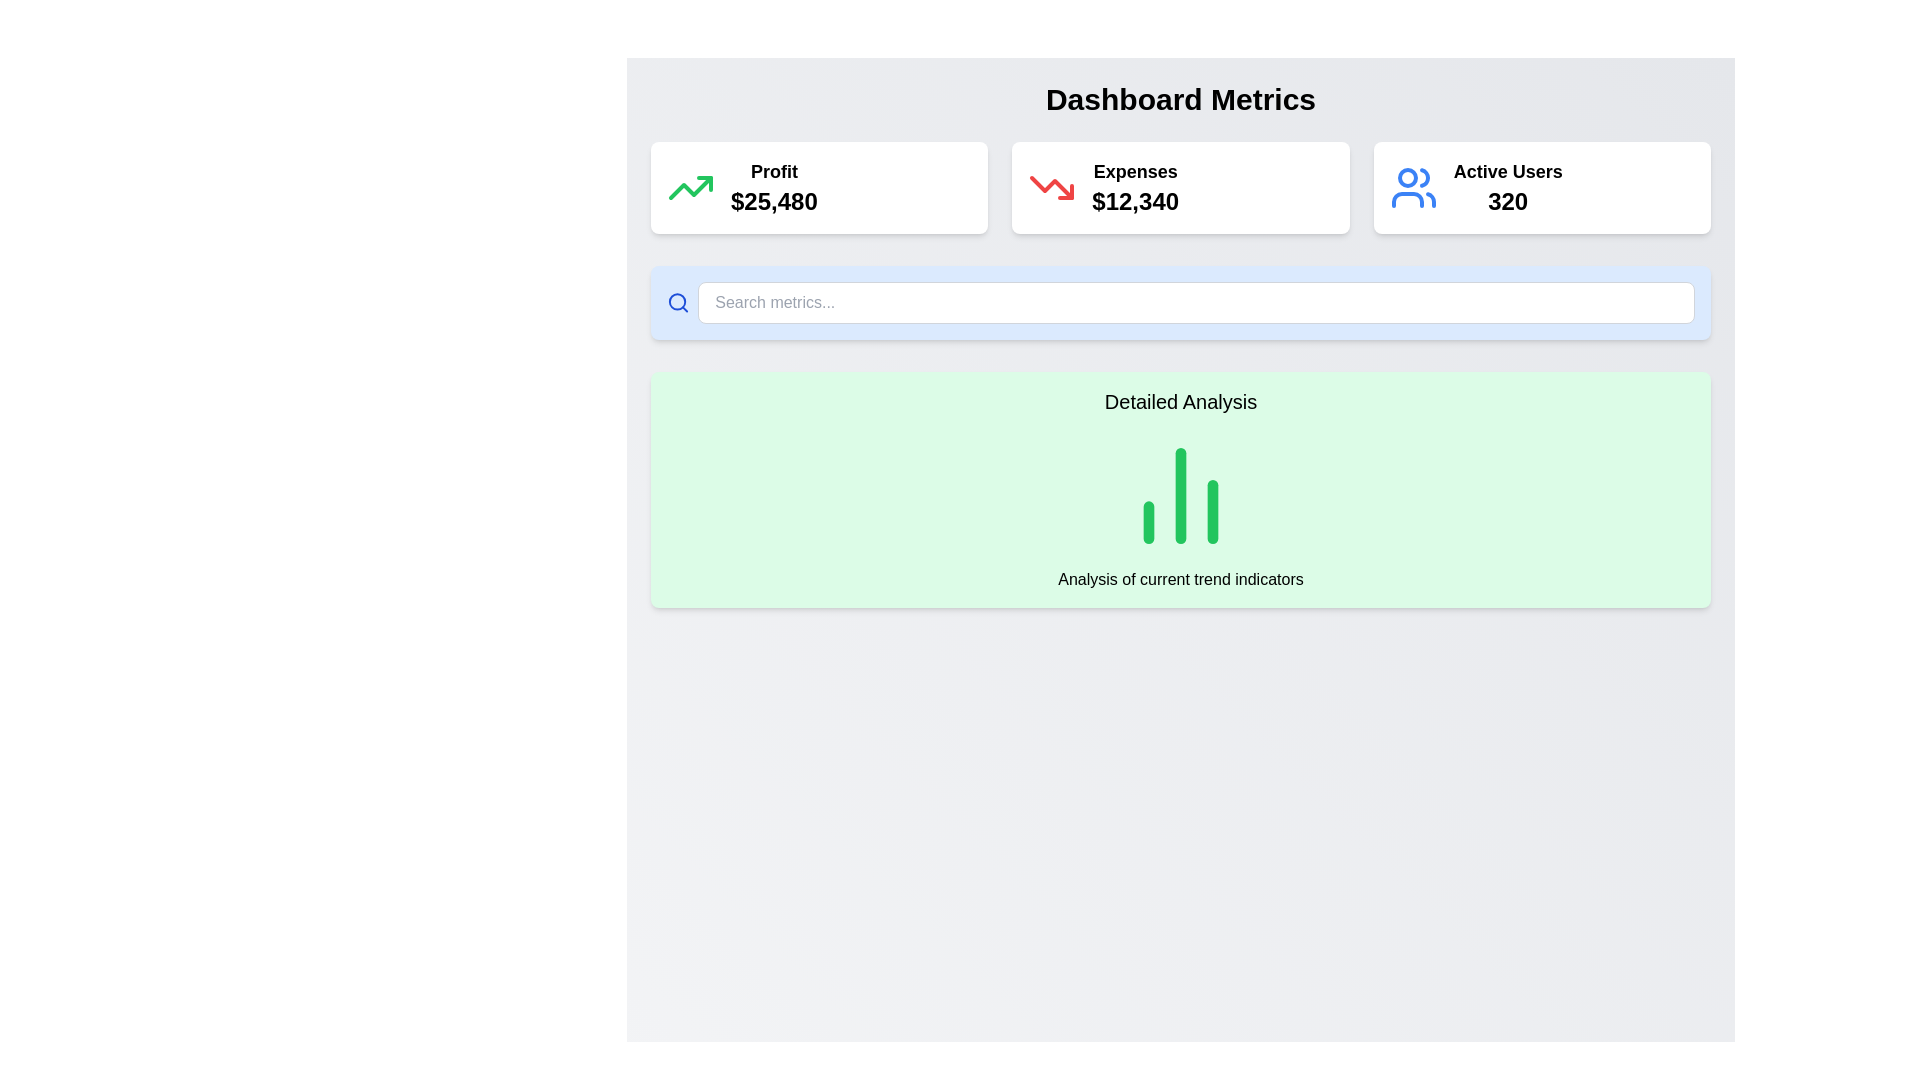 The image size is (1920, 1080). What do you see at coordinates (705, 184) in the screenshot?
I see `the triangular-shaped vector graphical component that denotes a positive trend in the 'Profit' metric card located at the top left of the dashboard` at bounding box center [705, 184].